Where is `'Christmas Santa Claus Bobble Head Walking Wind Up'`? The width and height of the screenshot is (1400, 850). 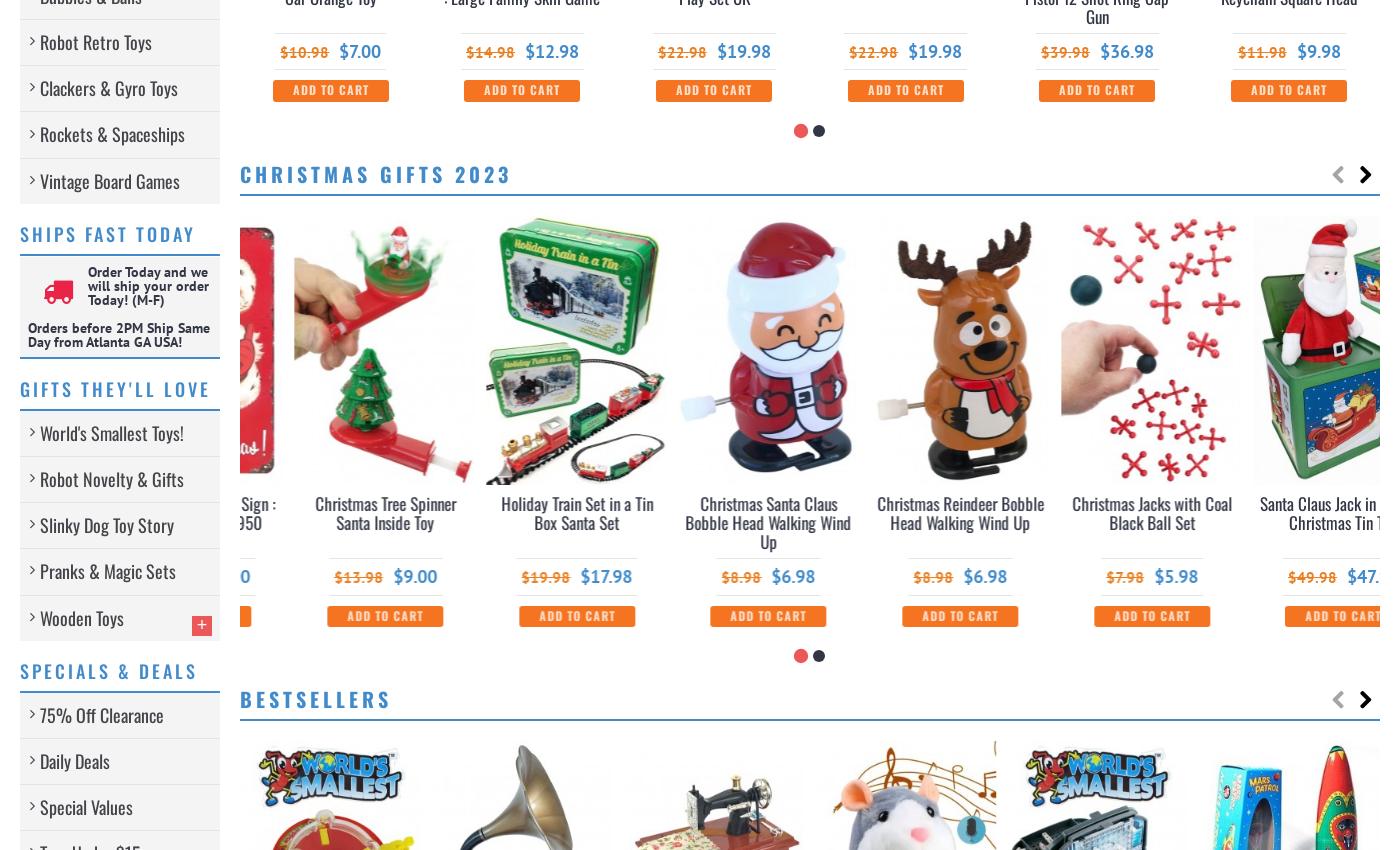 'Christmas Santa Claus Bobble Head Walking Wind Up' is located at coordinates (1097, 520).